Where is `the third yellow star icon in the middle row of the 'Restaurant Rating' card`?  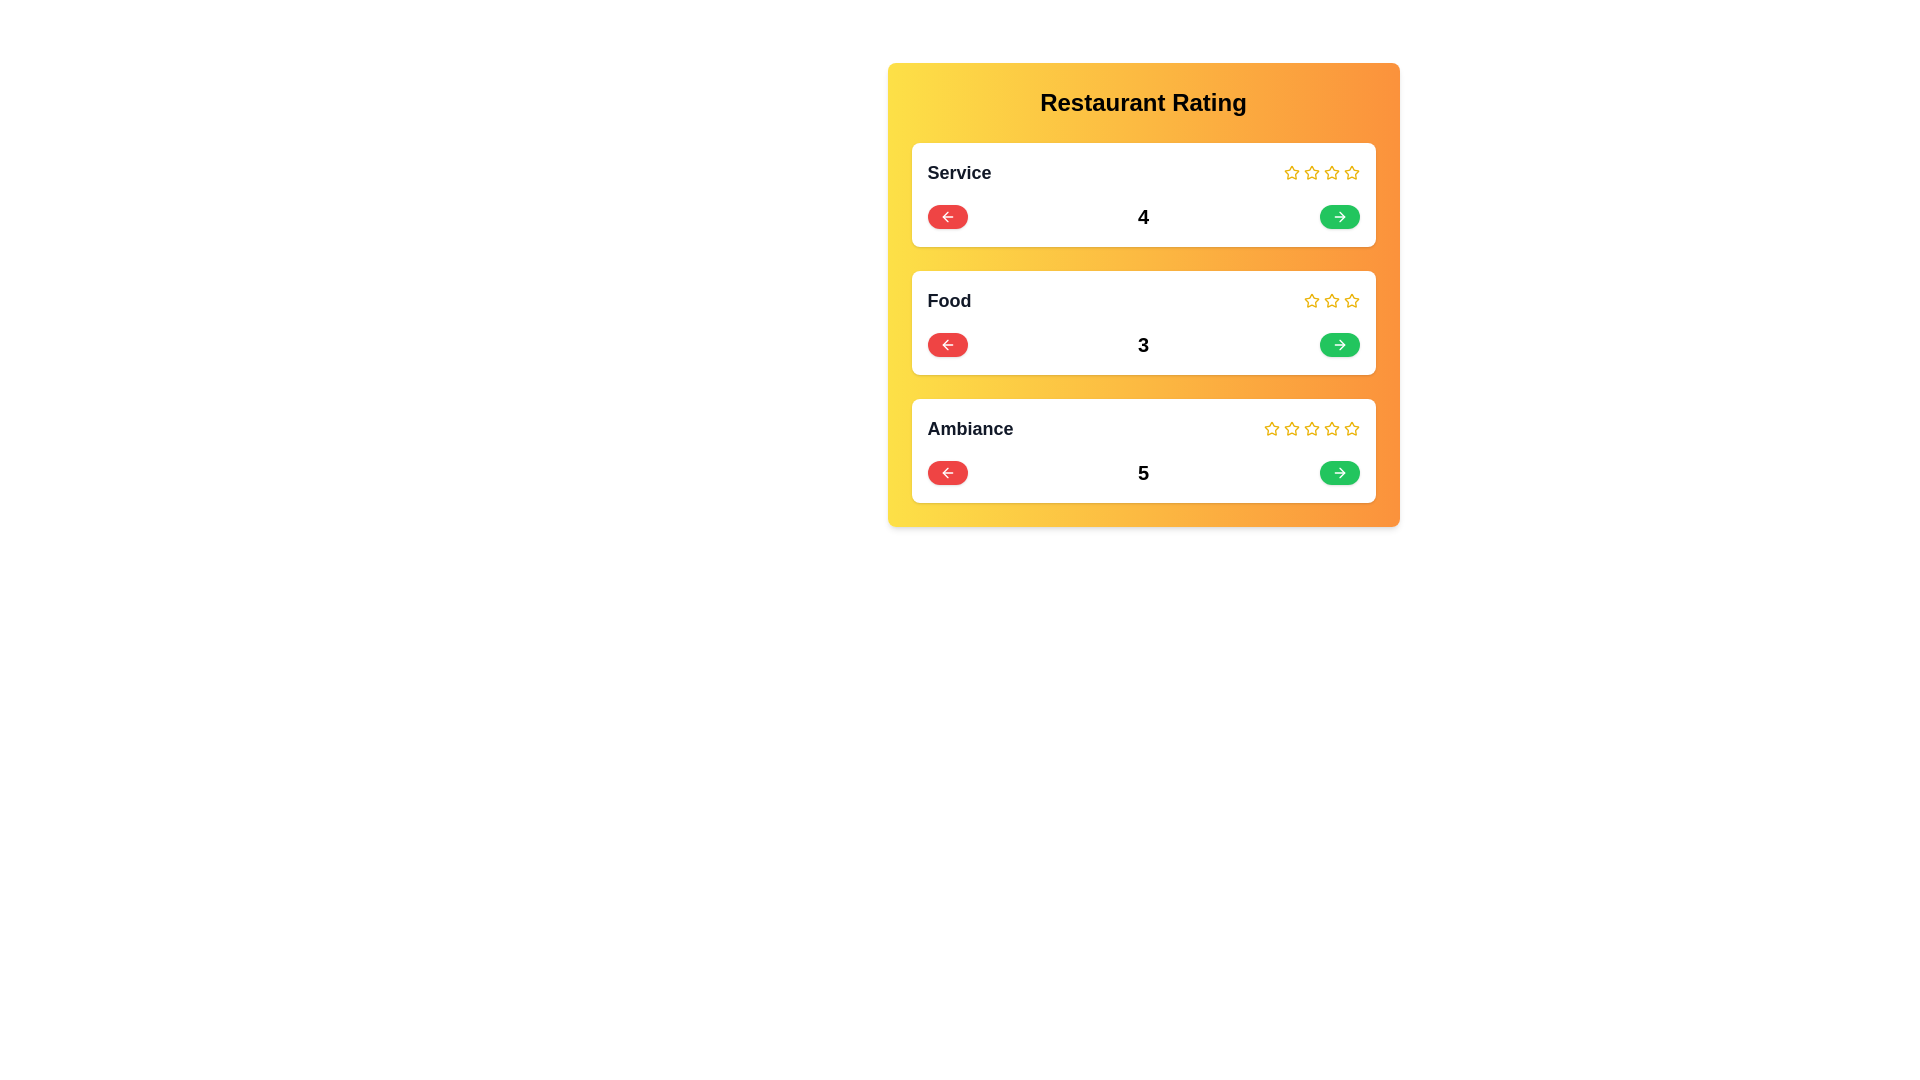 the third yellow star icon in the middle row of the 'Restaurant Rating' card is located at coordinates (1351, 300).